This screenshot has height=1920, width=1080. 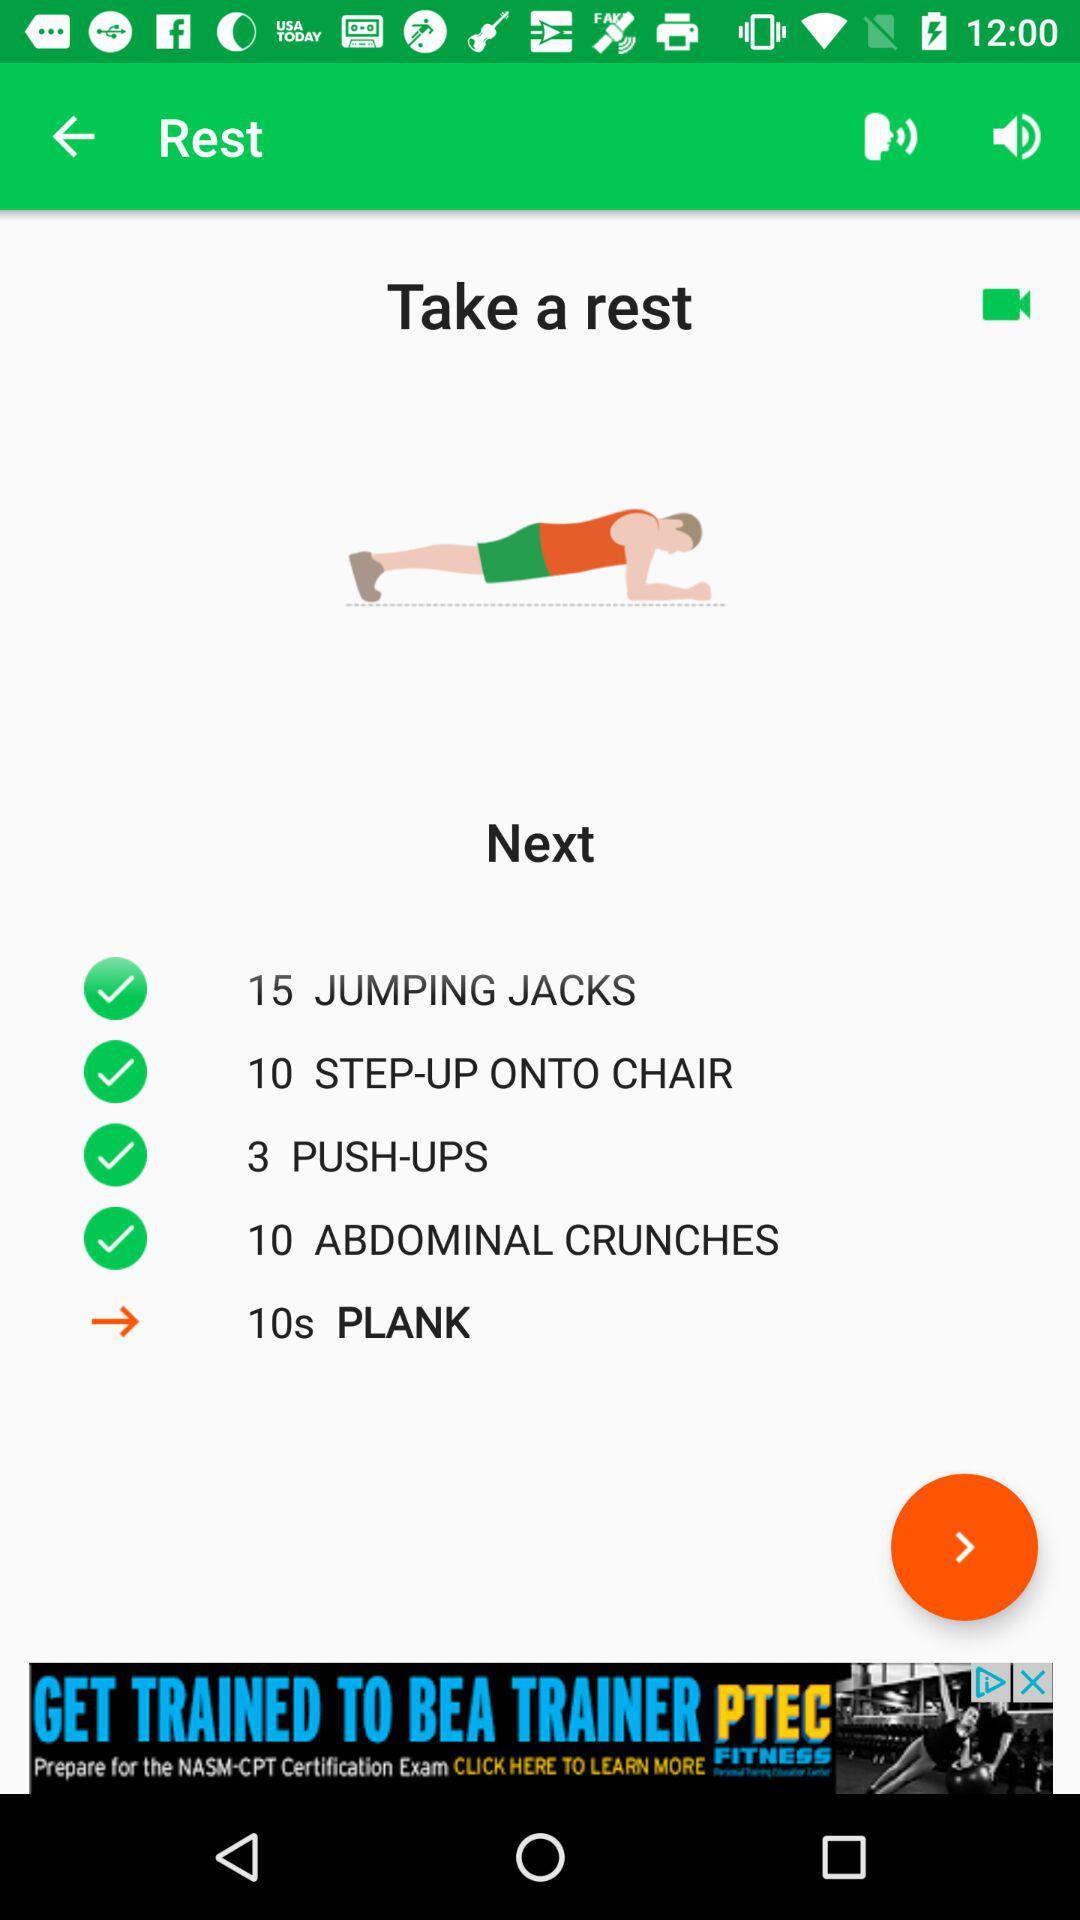 I want to click on record video, so click(x=1006, y=303).